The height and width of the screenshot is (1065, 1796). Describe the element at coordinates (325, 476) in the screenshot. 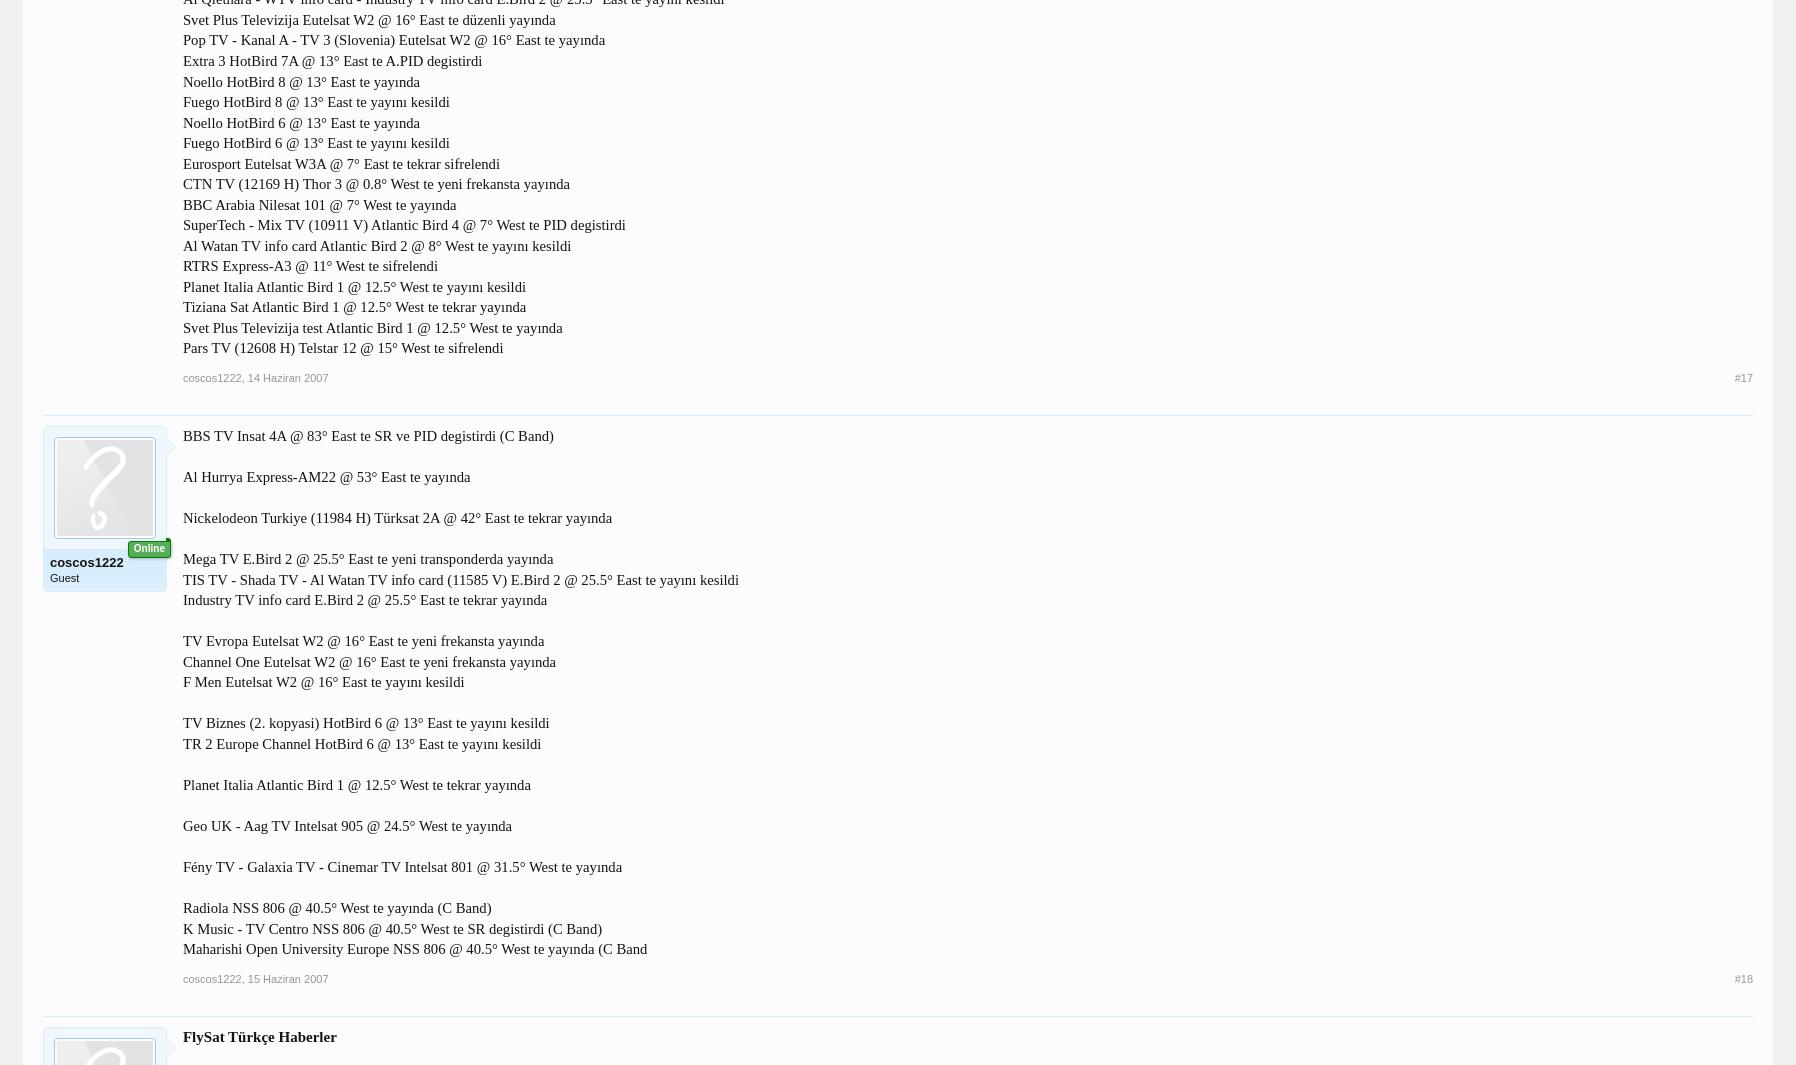

I see `'Al Hurrya Express-AM22 @ 53° East te yayında'` at that location.